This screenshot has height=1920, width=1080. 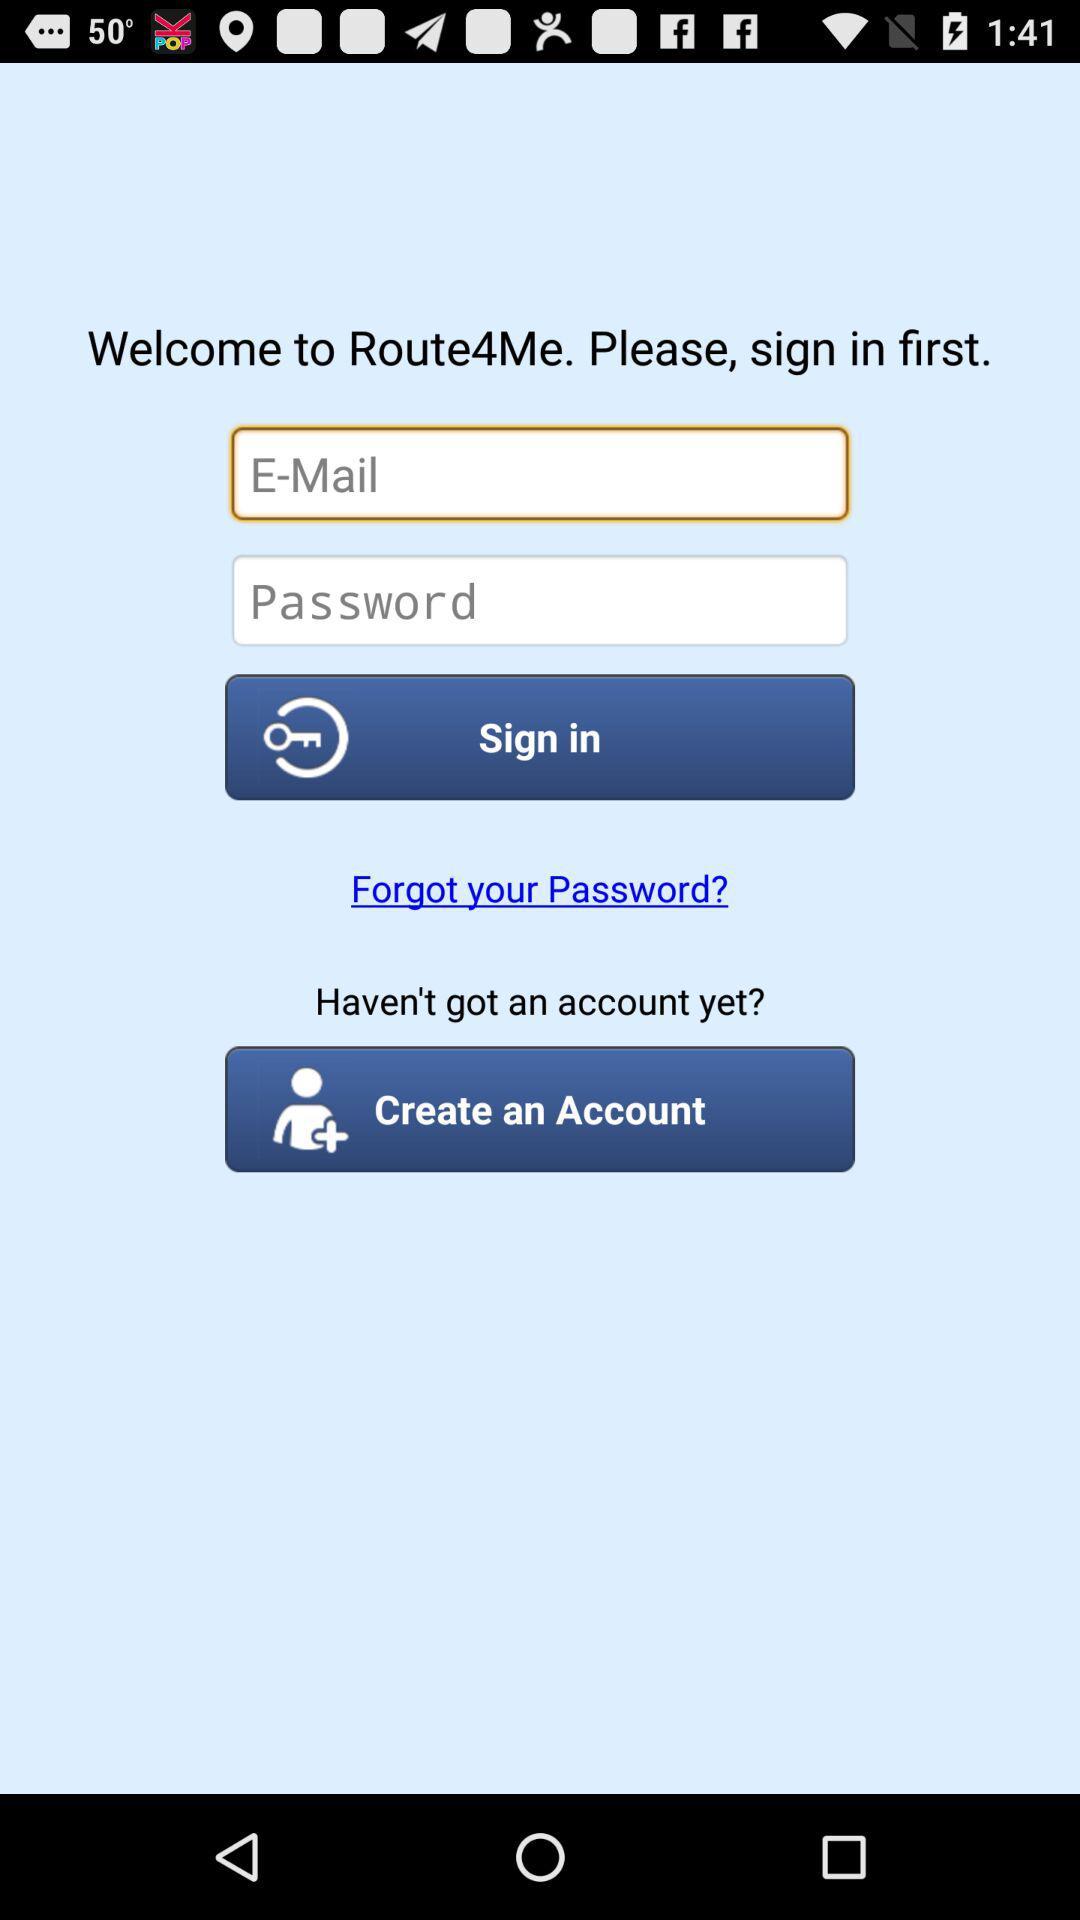 I want to click on forgot your password?, so click(x=538, y=887).